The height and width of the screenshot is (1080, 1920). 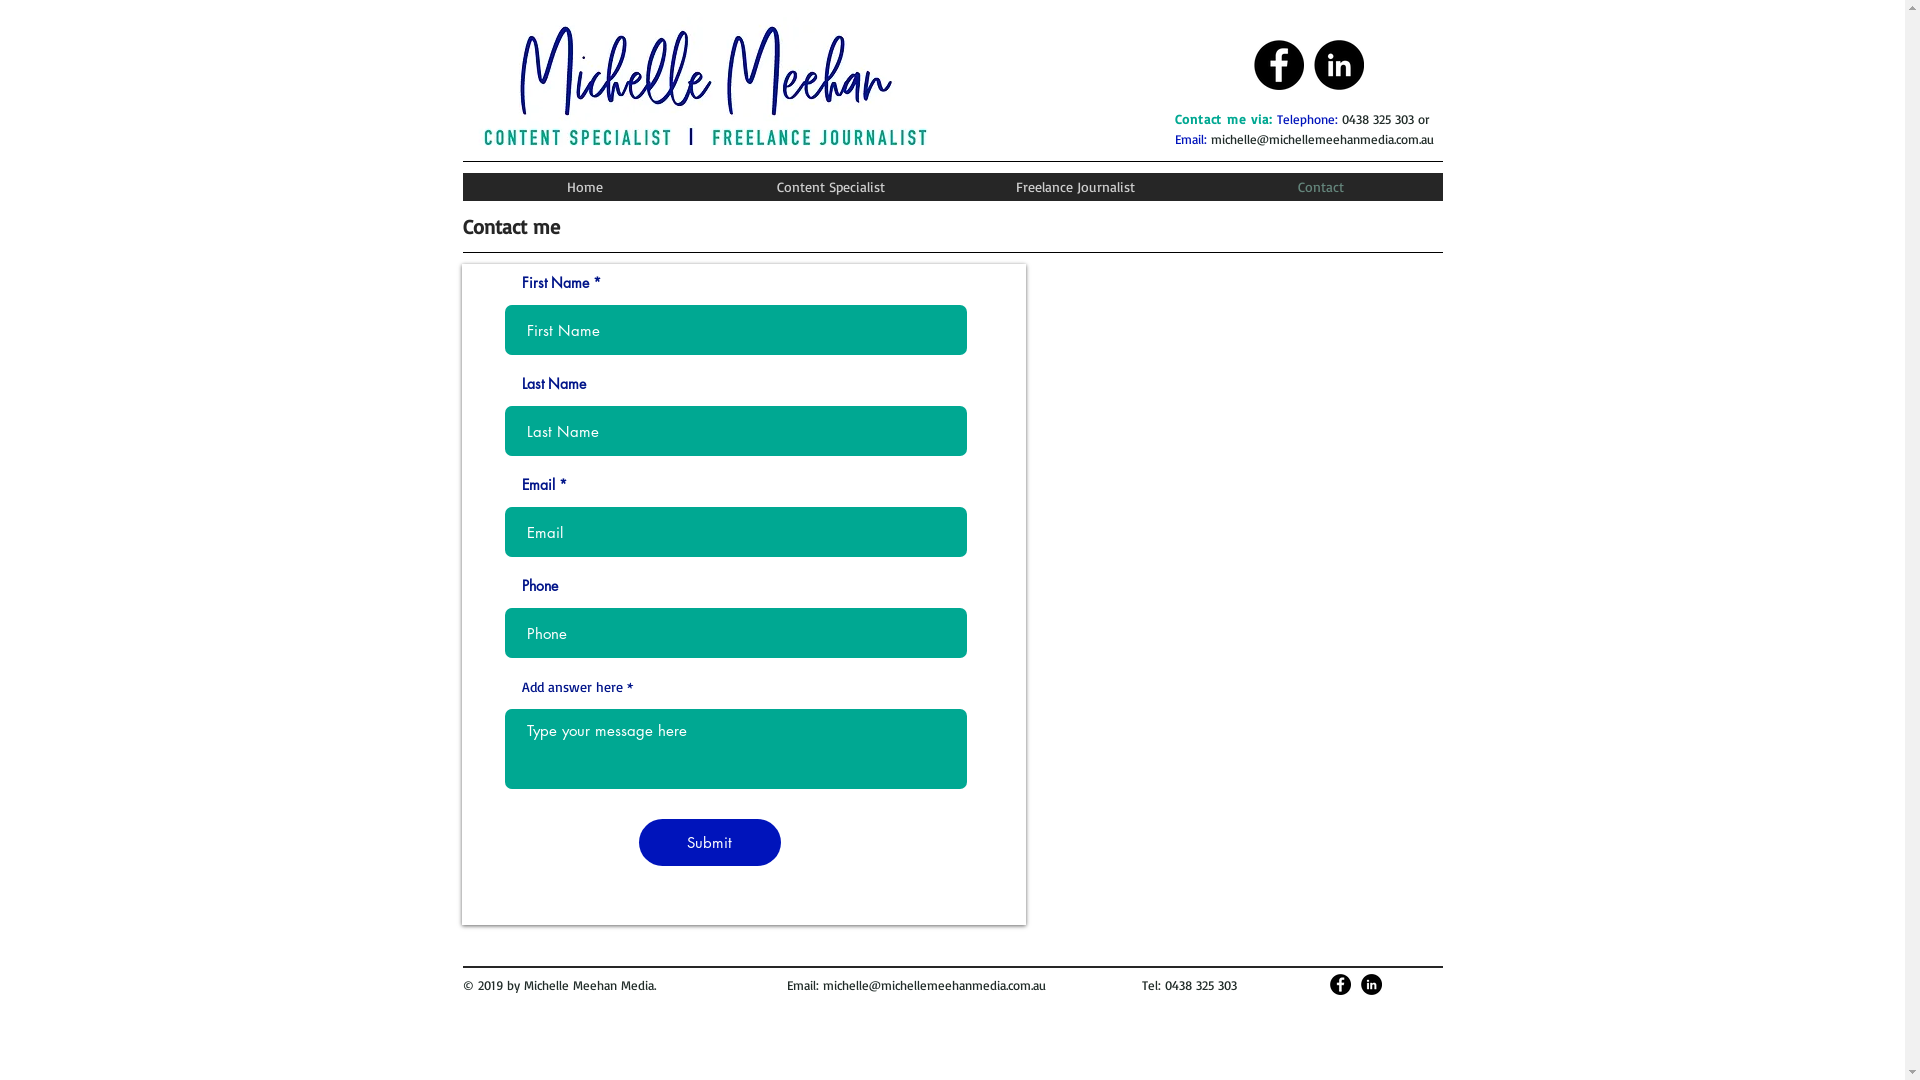 What do you see at coordinates (932, 983) in the screenshot?
I see `'michelle@michellemeehanmedia.com.au'` at bounding box center [932, 983].